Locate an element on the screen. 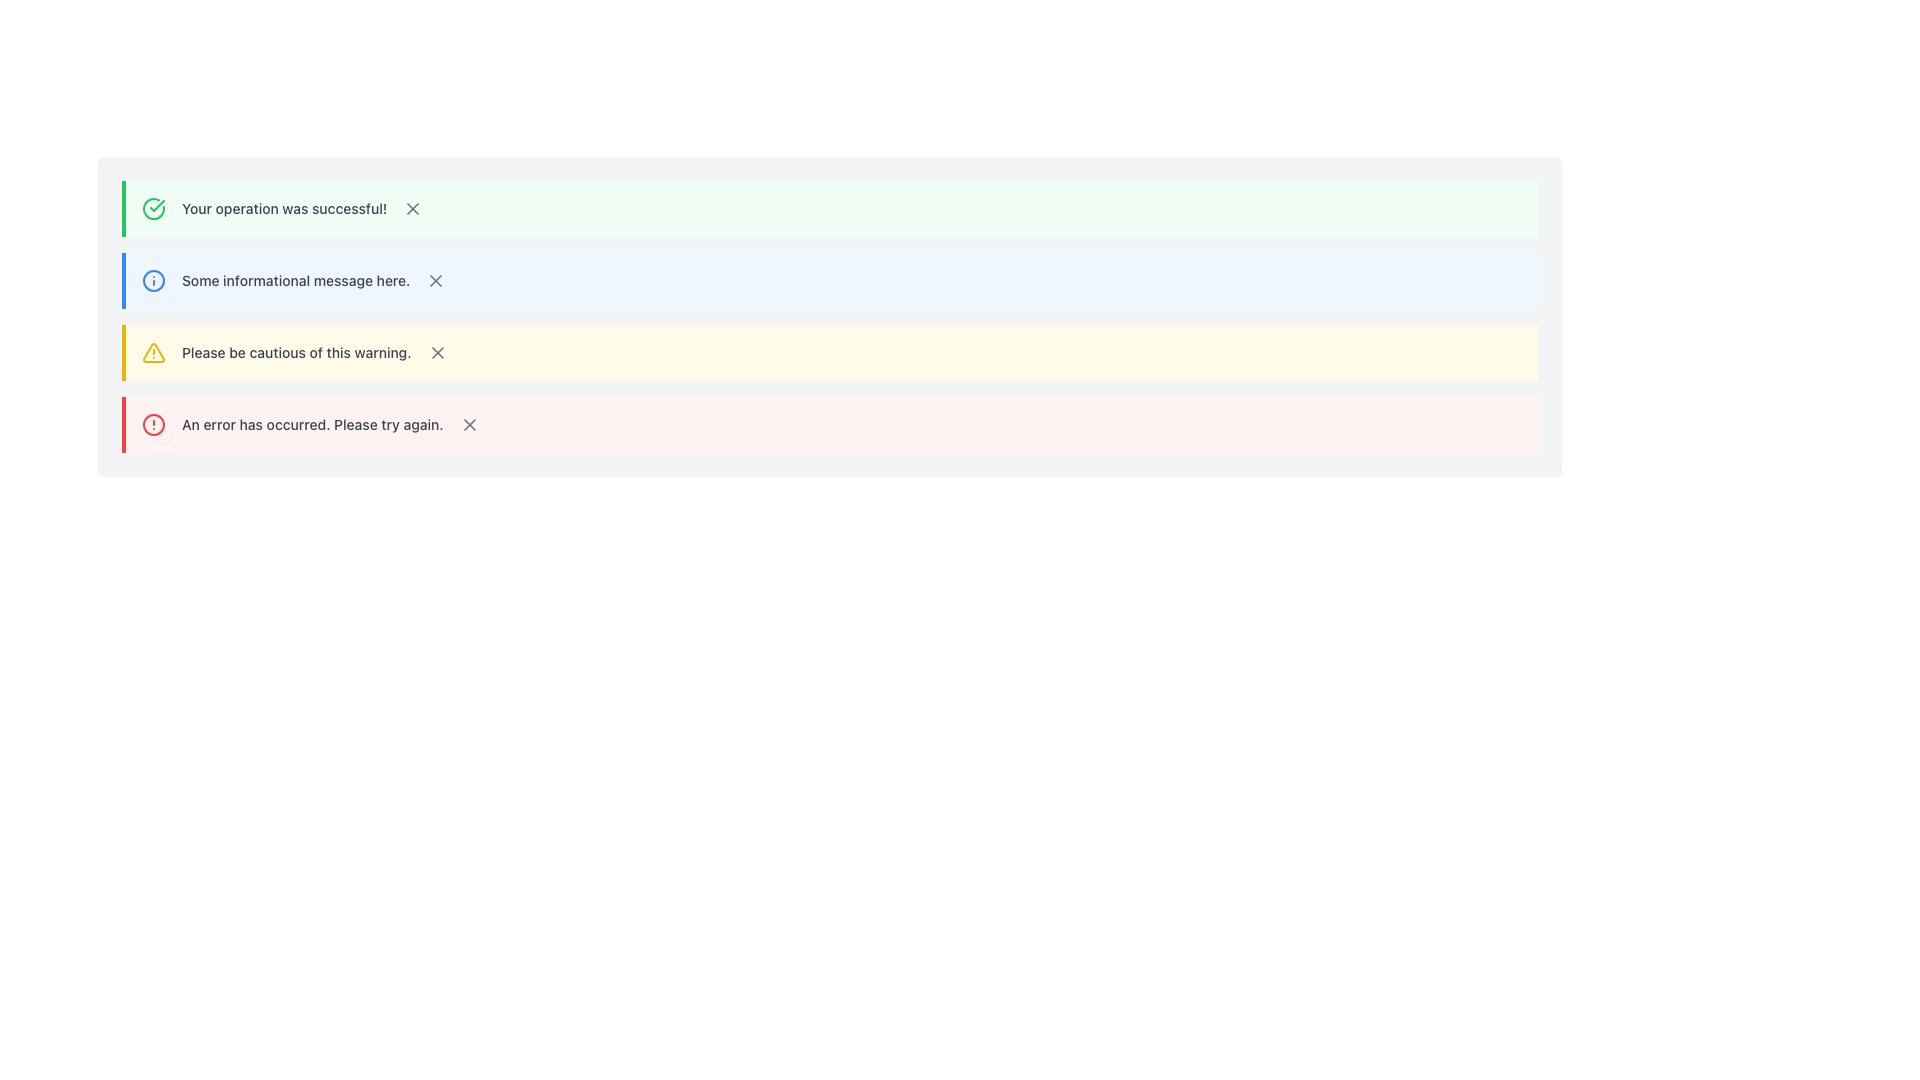 Image resolution: width=1920 pixels, height=1080 pixels. text label displaying the message 'An error has occurred. Please try again.' which is part of the error alert box styled in red, located at the bottom of the notification stack is located at coordinates (311, 423).